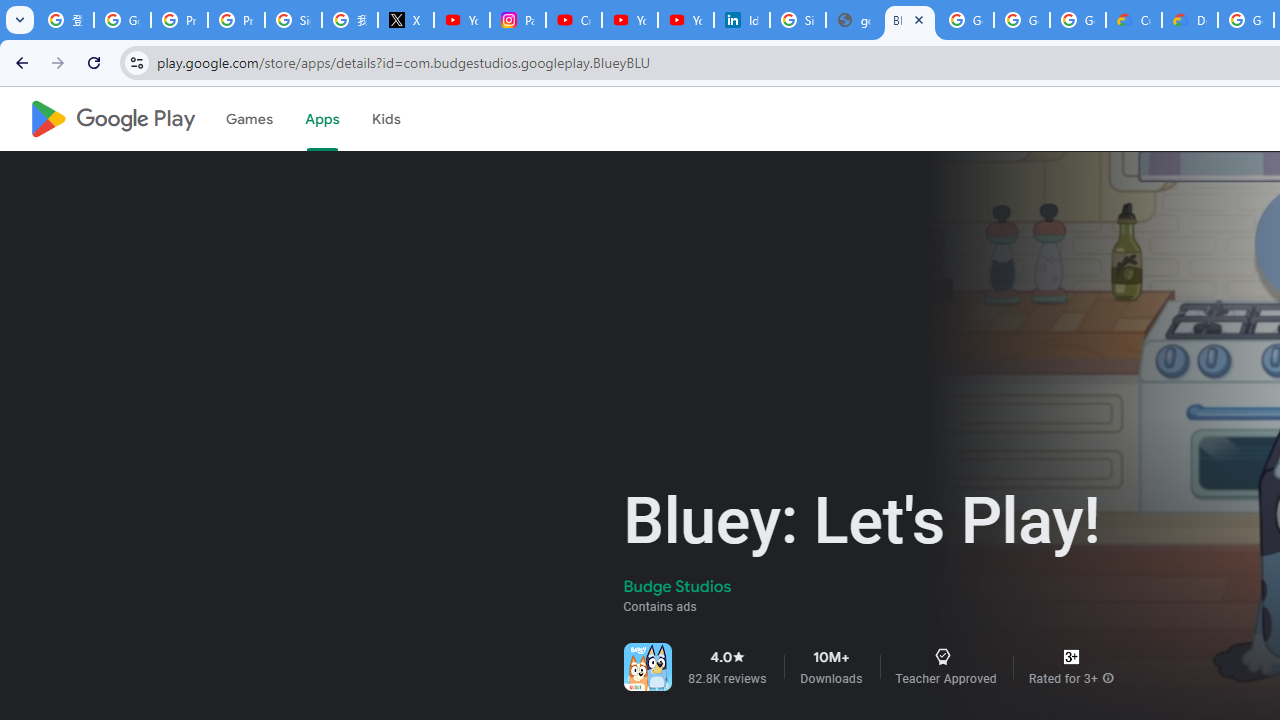 Image resolution: width=1280 pixels, height=720 pixels. I want to click on 'Google Workspace - Specific Terms', so click(1022, 20).